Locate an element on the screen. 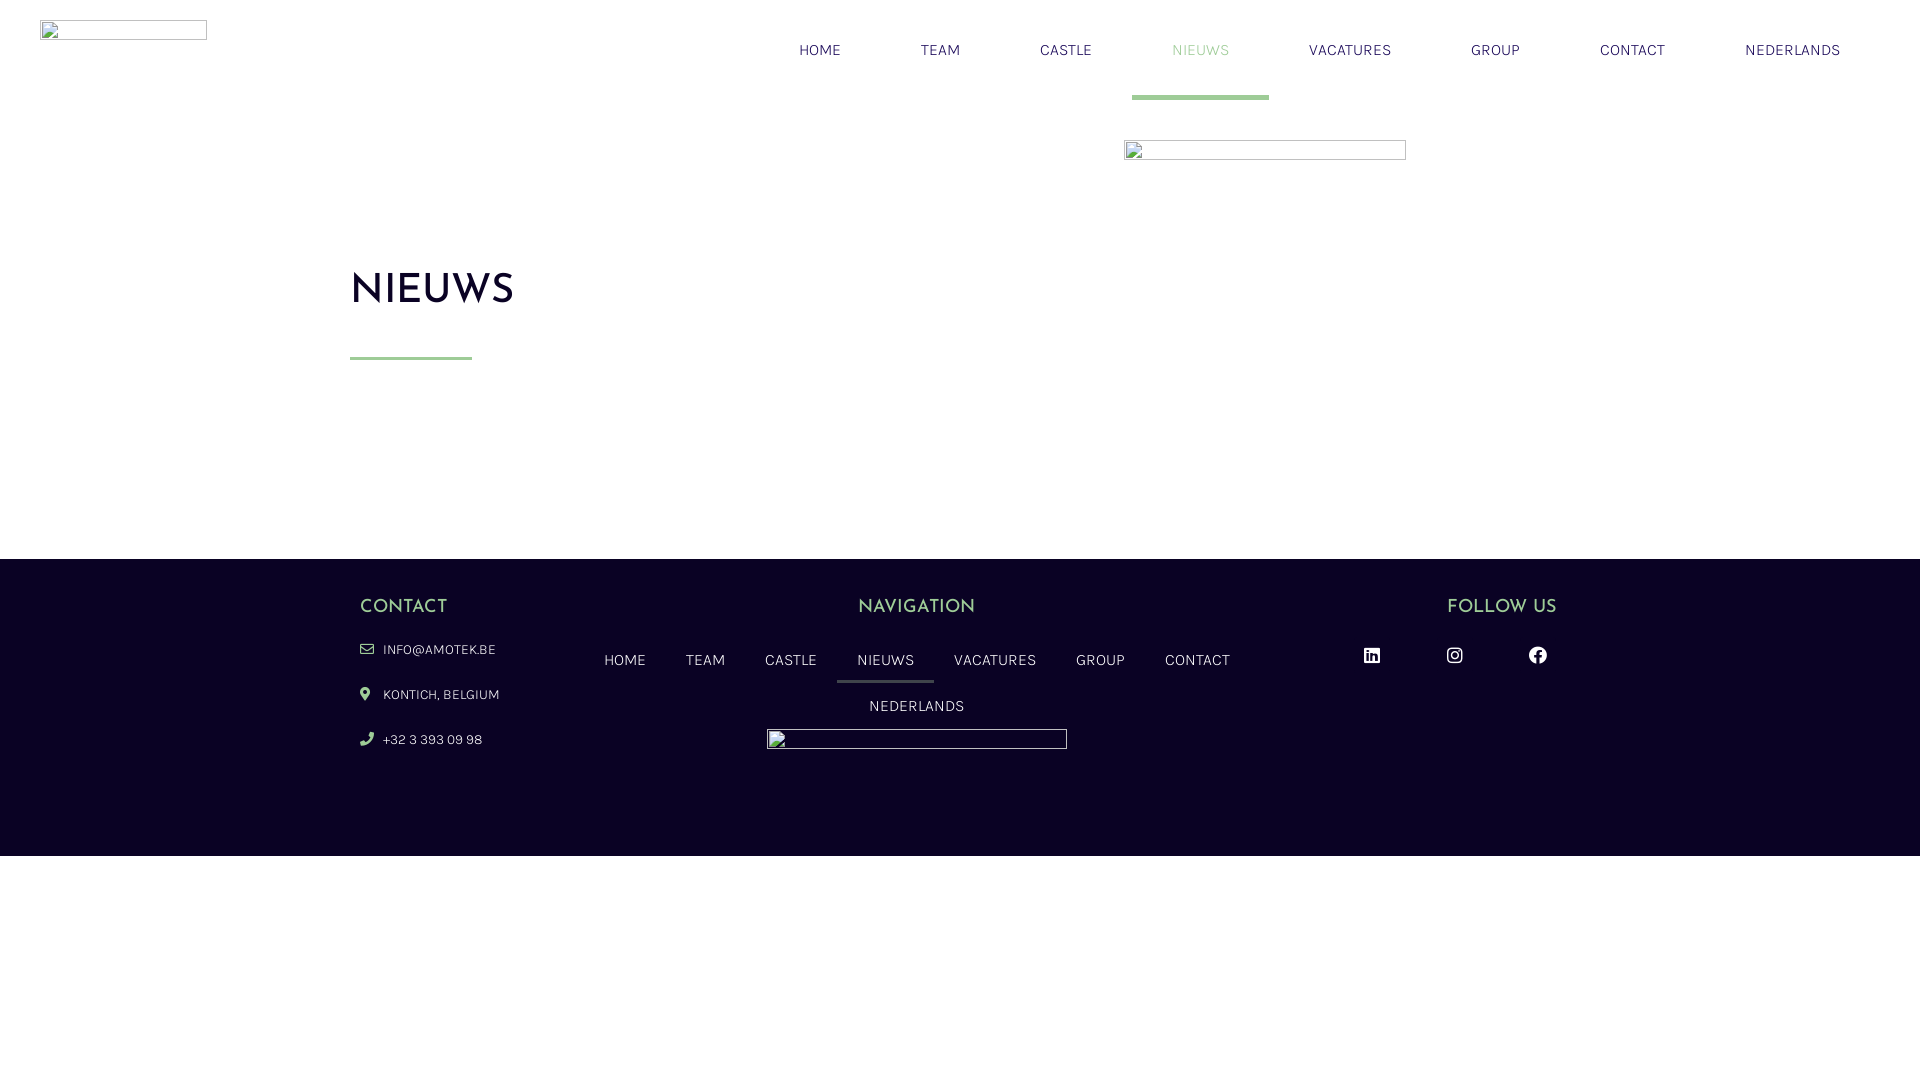 The width and height of the screenshot is (1920, 1080). 'CONTACT' is located at coordinates (1197, 659).